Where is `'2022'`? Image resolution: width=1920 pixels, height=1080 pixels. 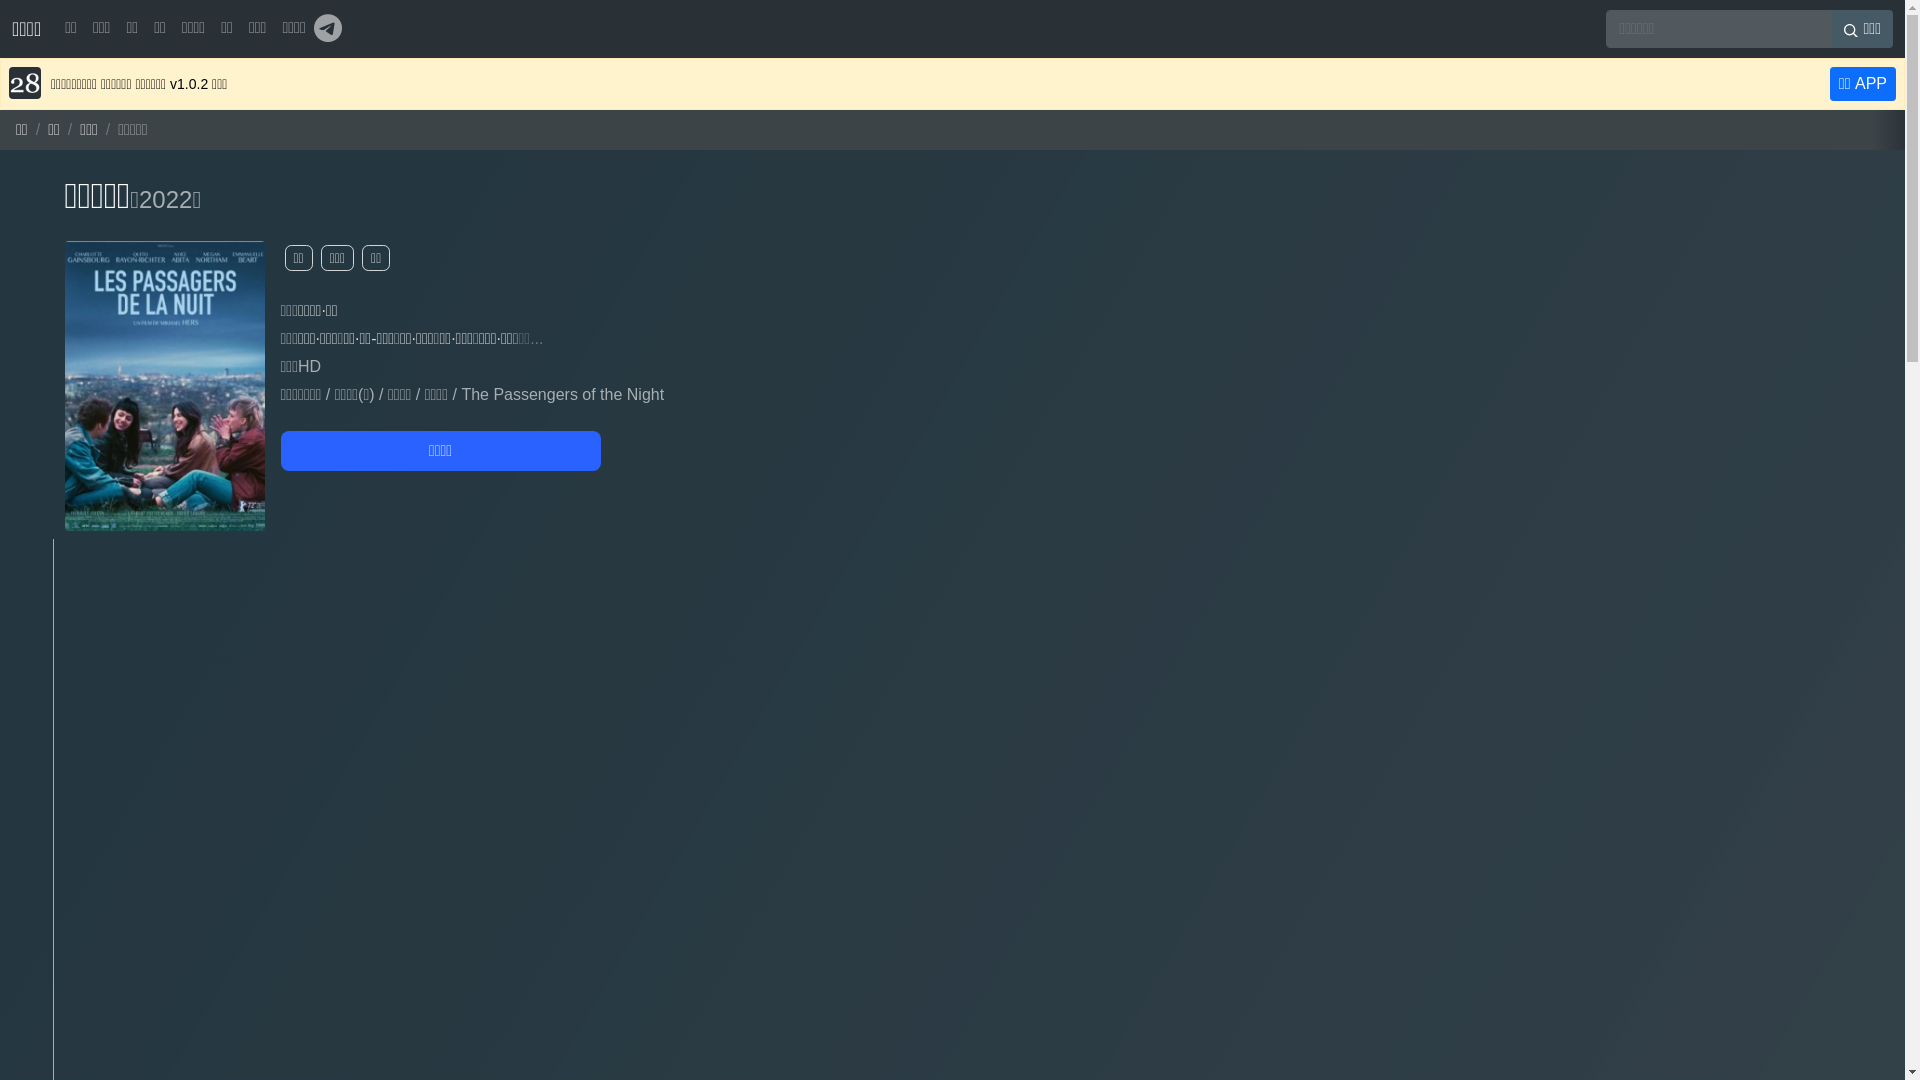 '2022' is located at coordinates (165, 199).